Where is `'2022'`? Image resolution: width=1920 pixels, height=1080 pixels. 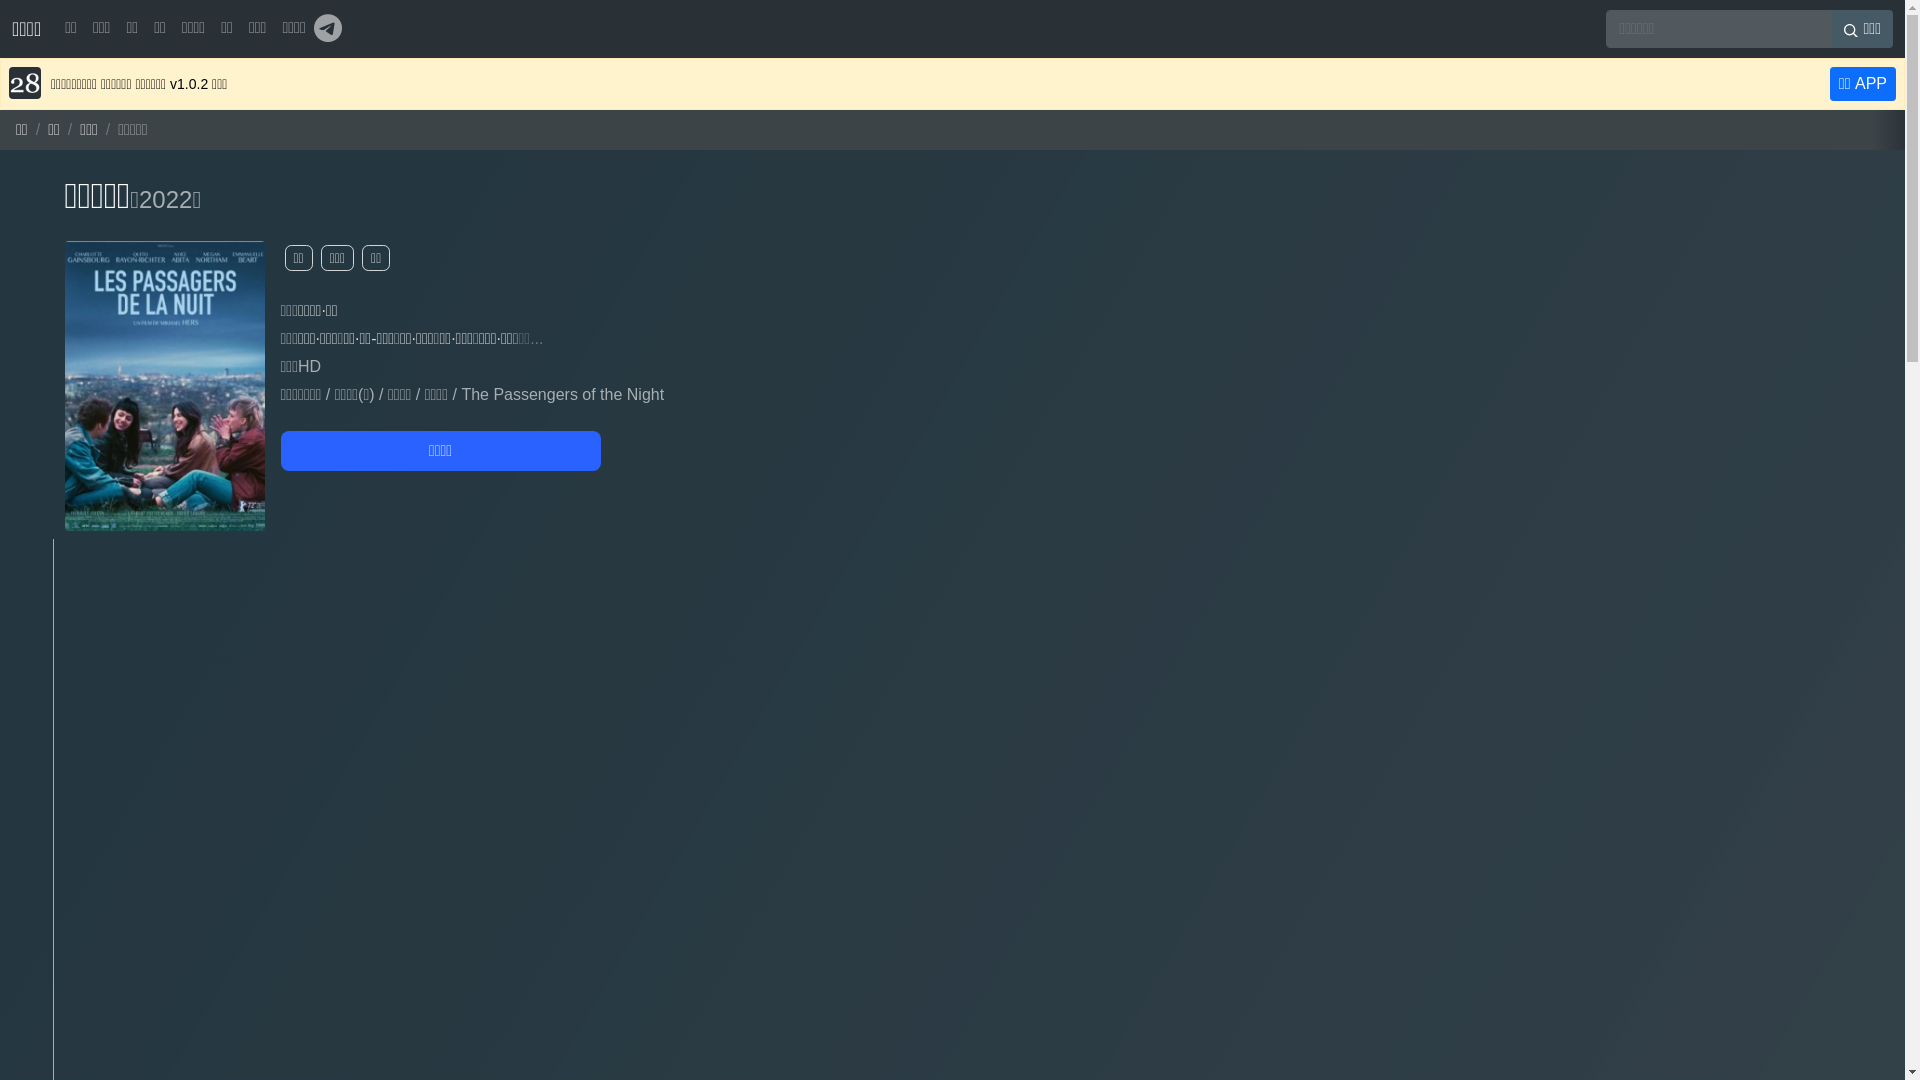 '2022' is located at coordinates (165, 199).